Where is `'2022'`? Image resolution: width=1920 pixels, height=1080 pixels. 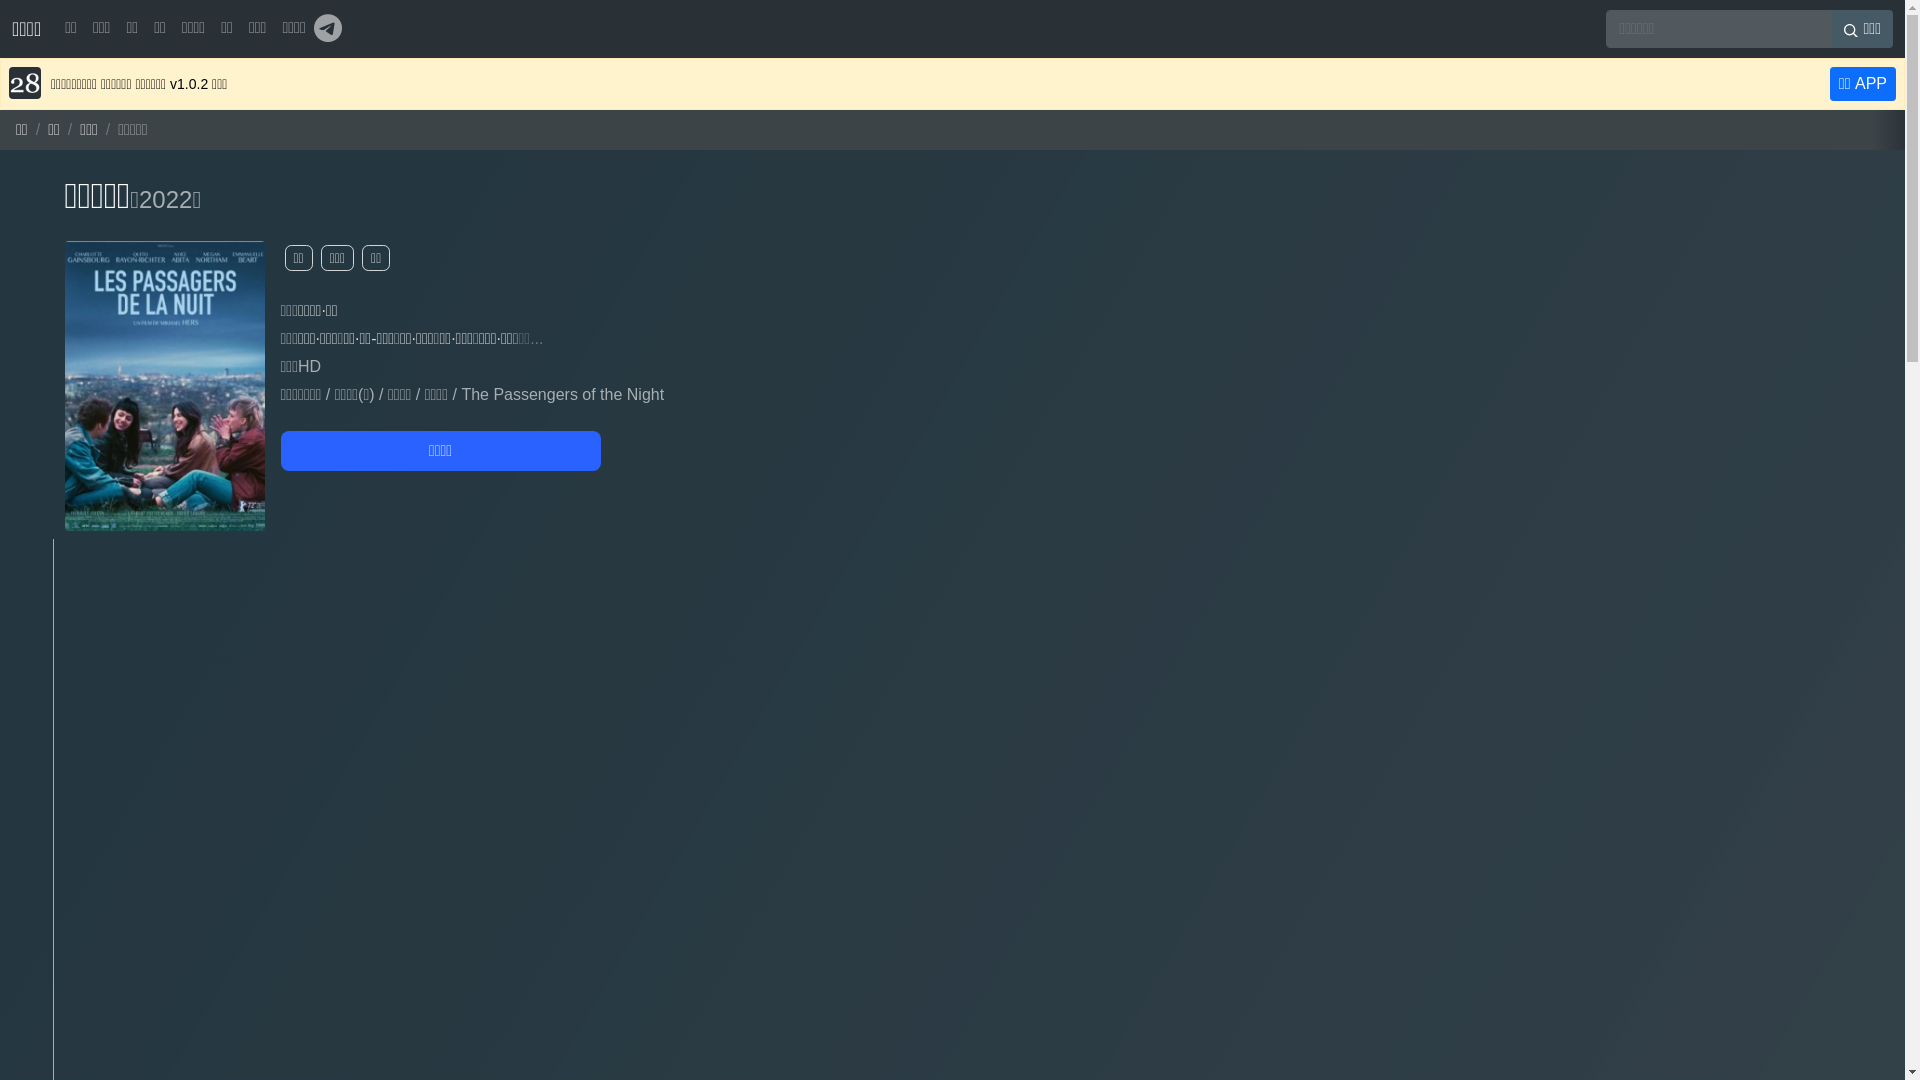 '2022' is located at coordinates (165, 199).